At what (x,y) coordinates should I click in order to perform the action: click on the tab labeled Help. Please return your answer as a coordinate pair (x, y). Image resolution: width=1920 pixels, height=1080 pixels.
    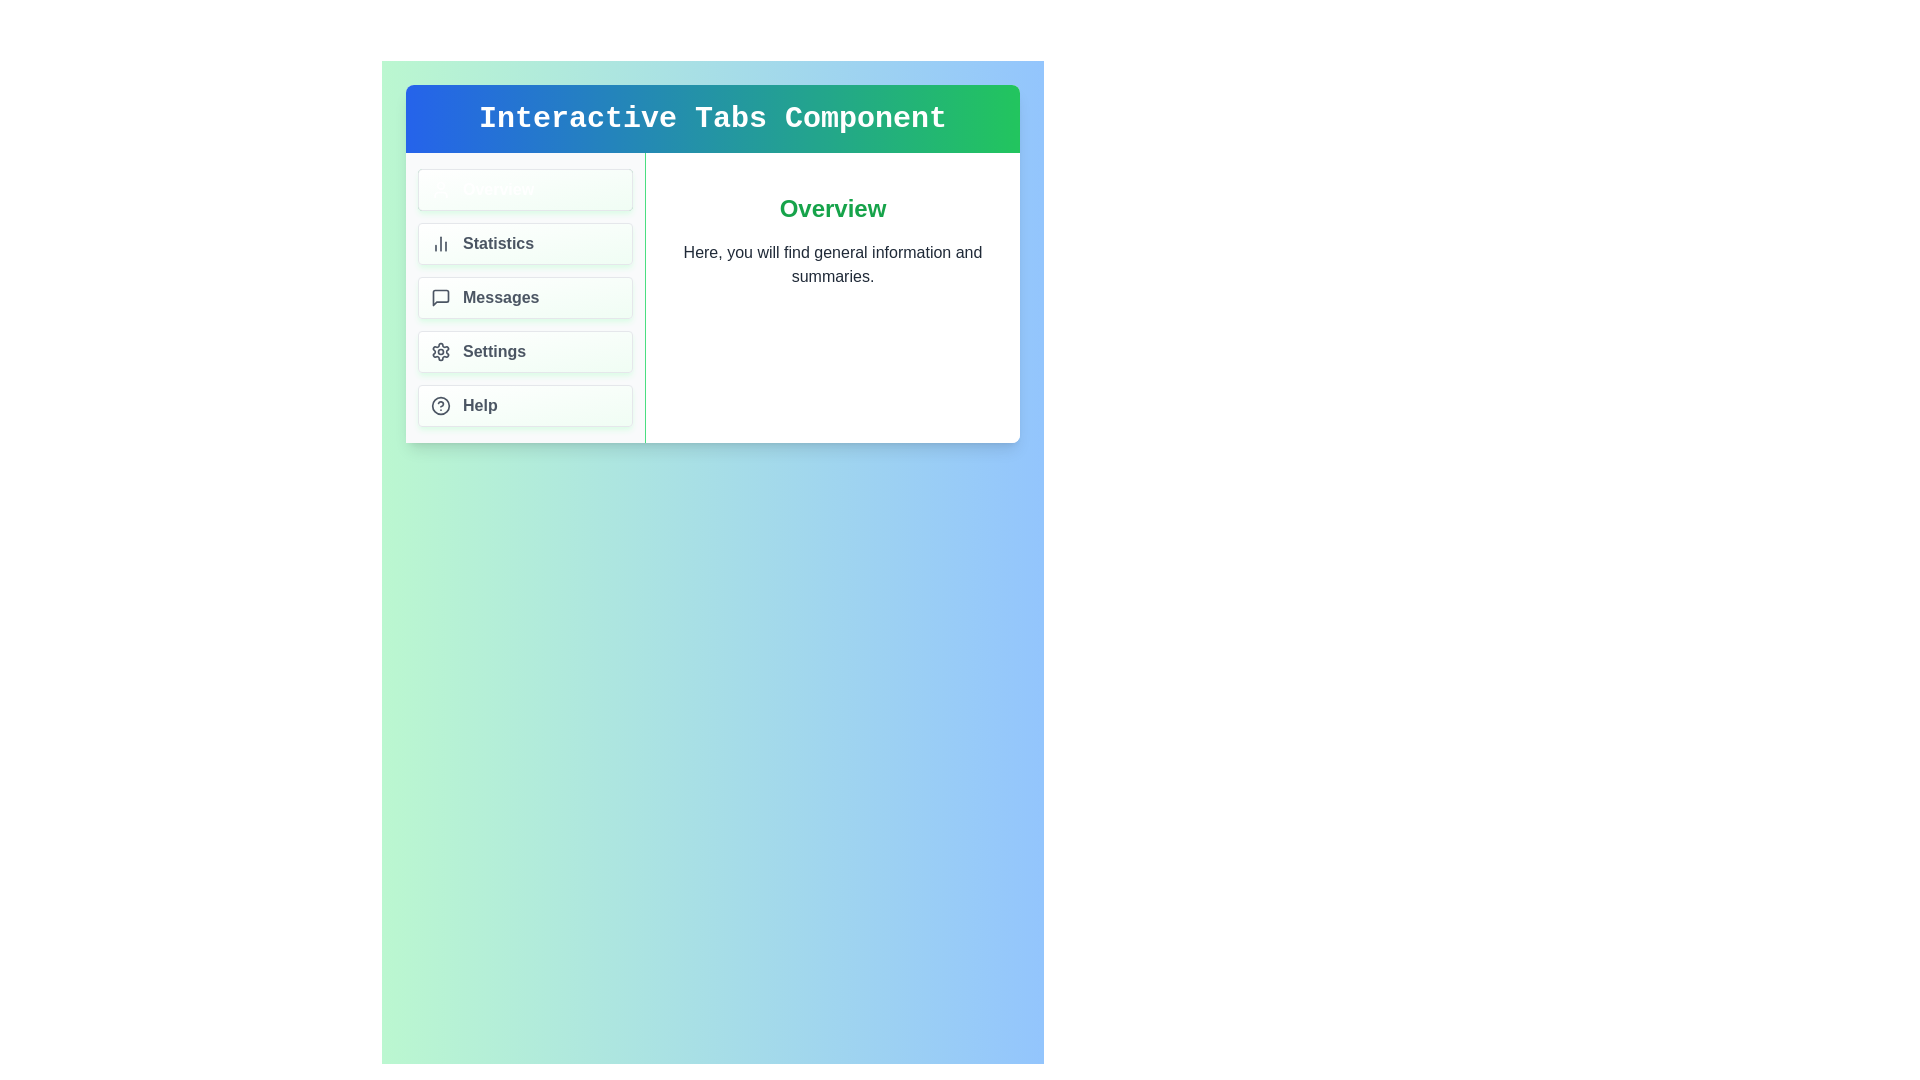
    Looking at the image, I should click on (525, 405).